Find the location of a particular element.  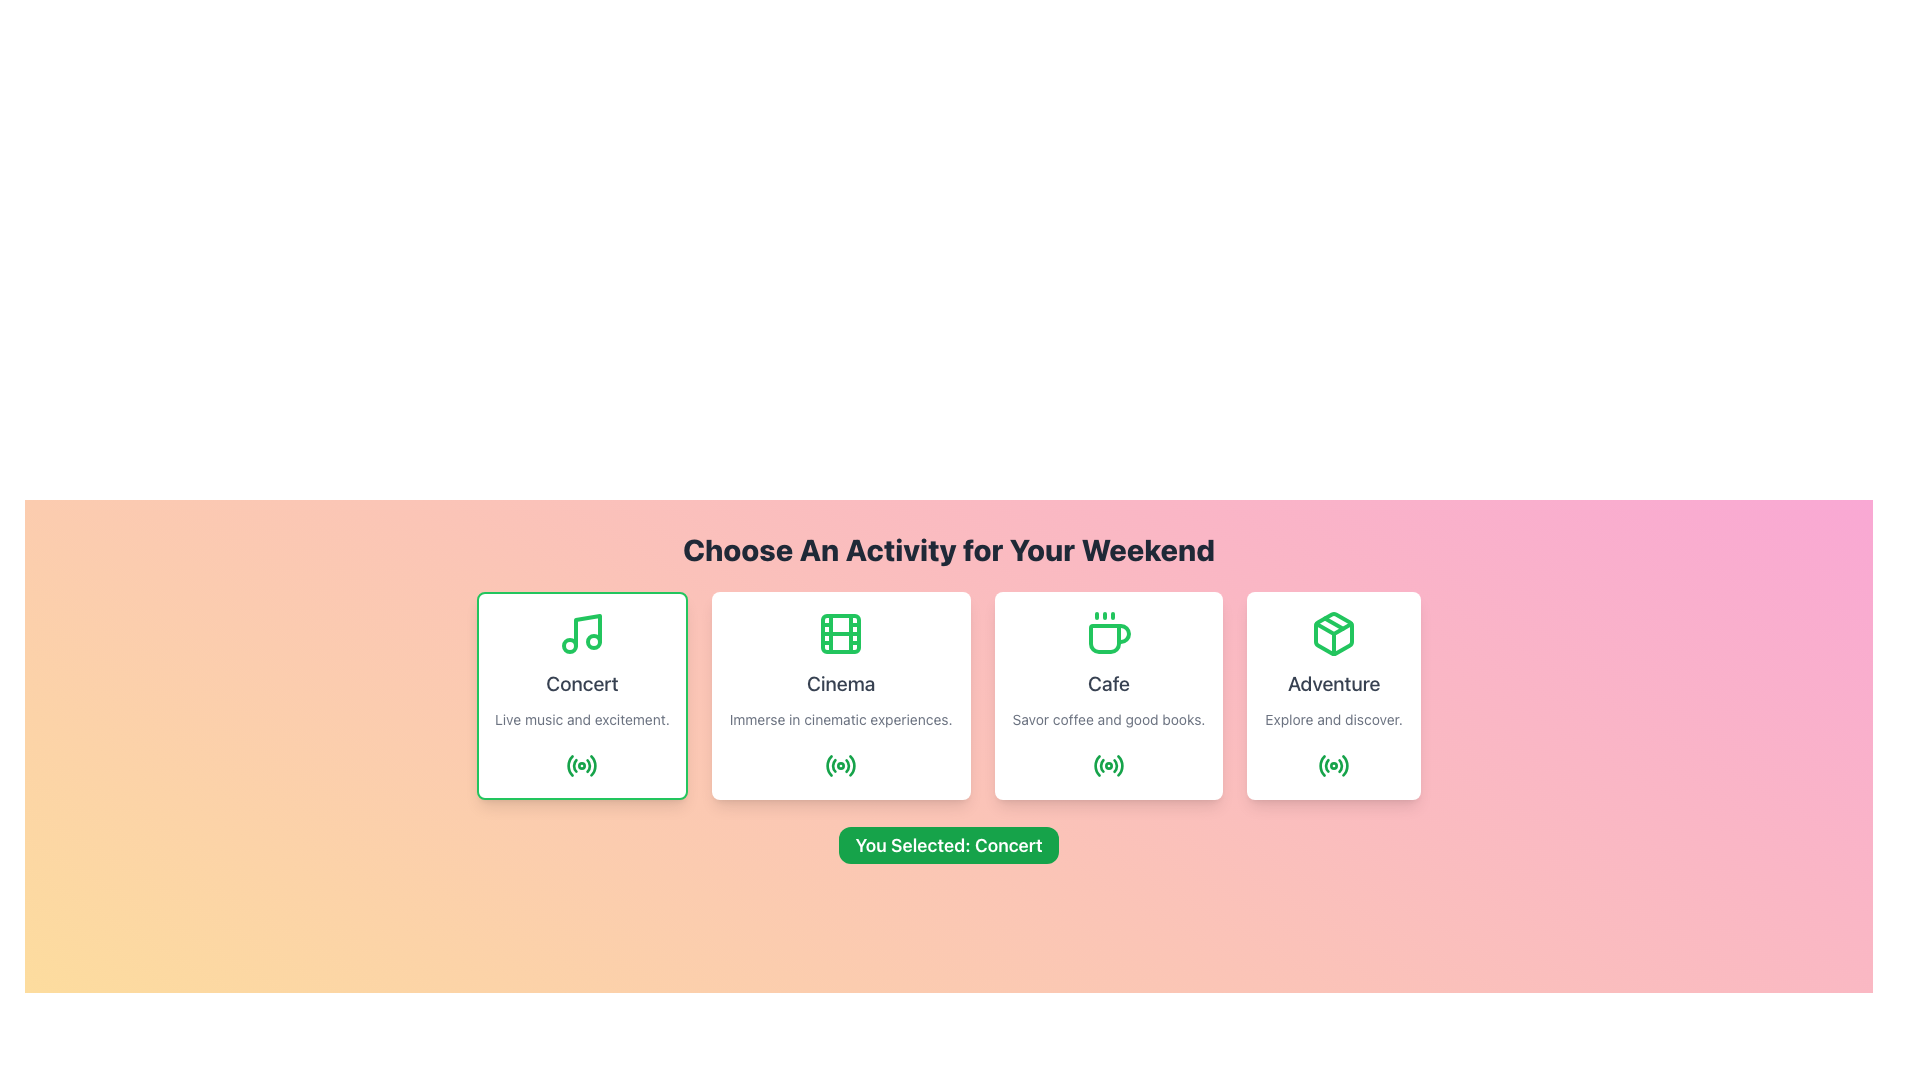

the static label displaying the text 'Explore and discover.' which is located below the title 'Adventure' in the card layout is located at coordinates (1334, 720).